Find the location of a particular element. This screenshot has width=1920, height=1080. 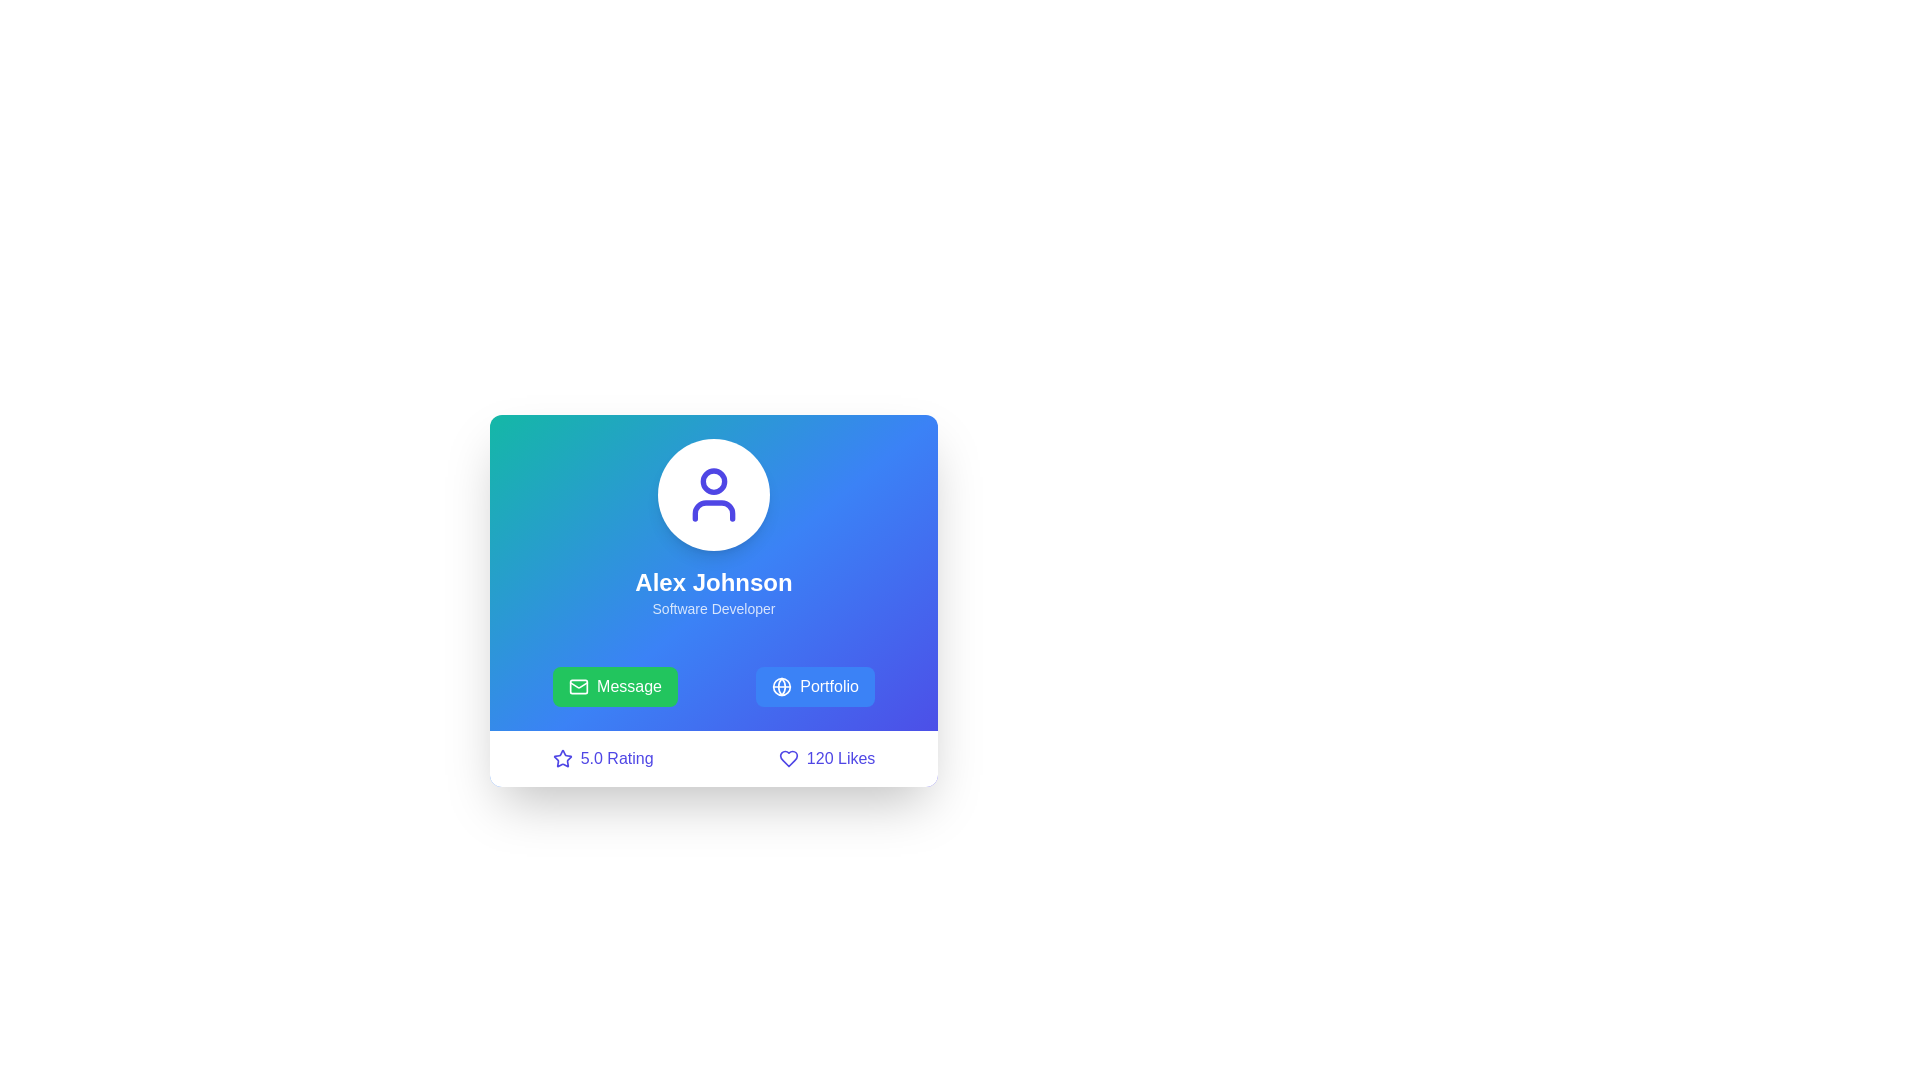

the 'Portfolio' button, which is a rounded rectangular button with a vibrant blue background and a globe icon is located at coordinates (815, 685).